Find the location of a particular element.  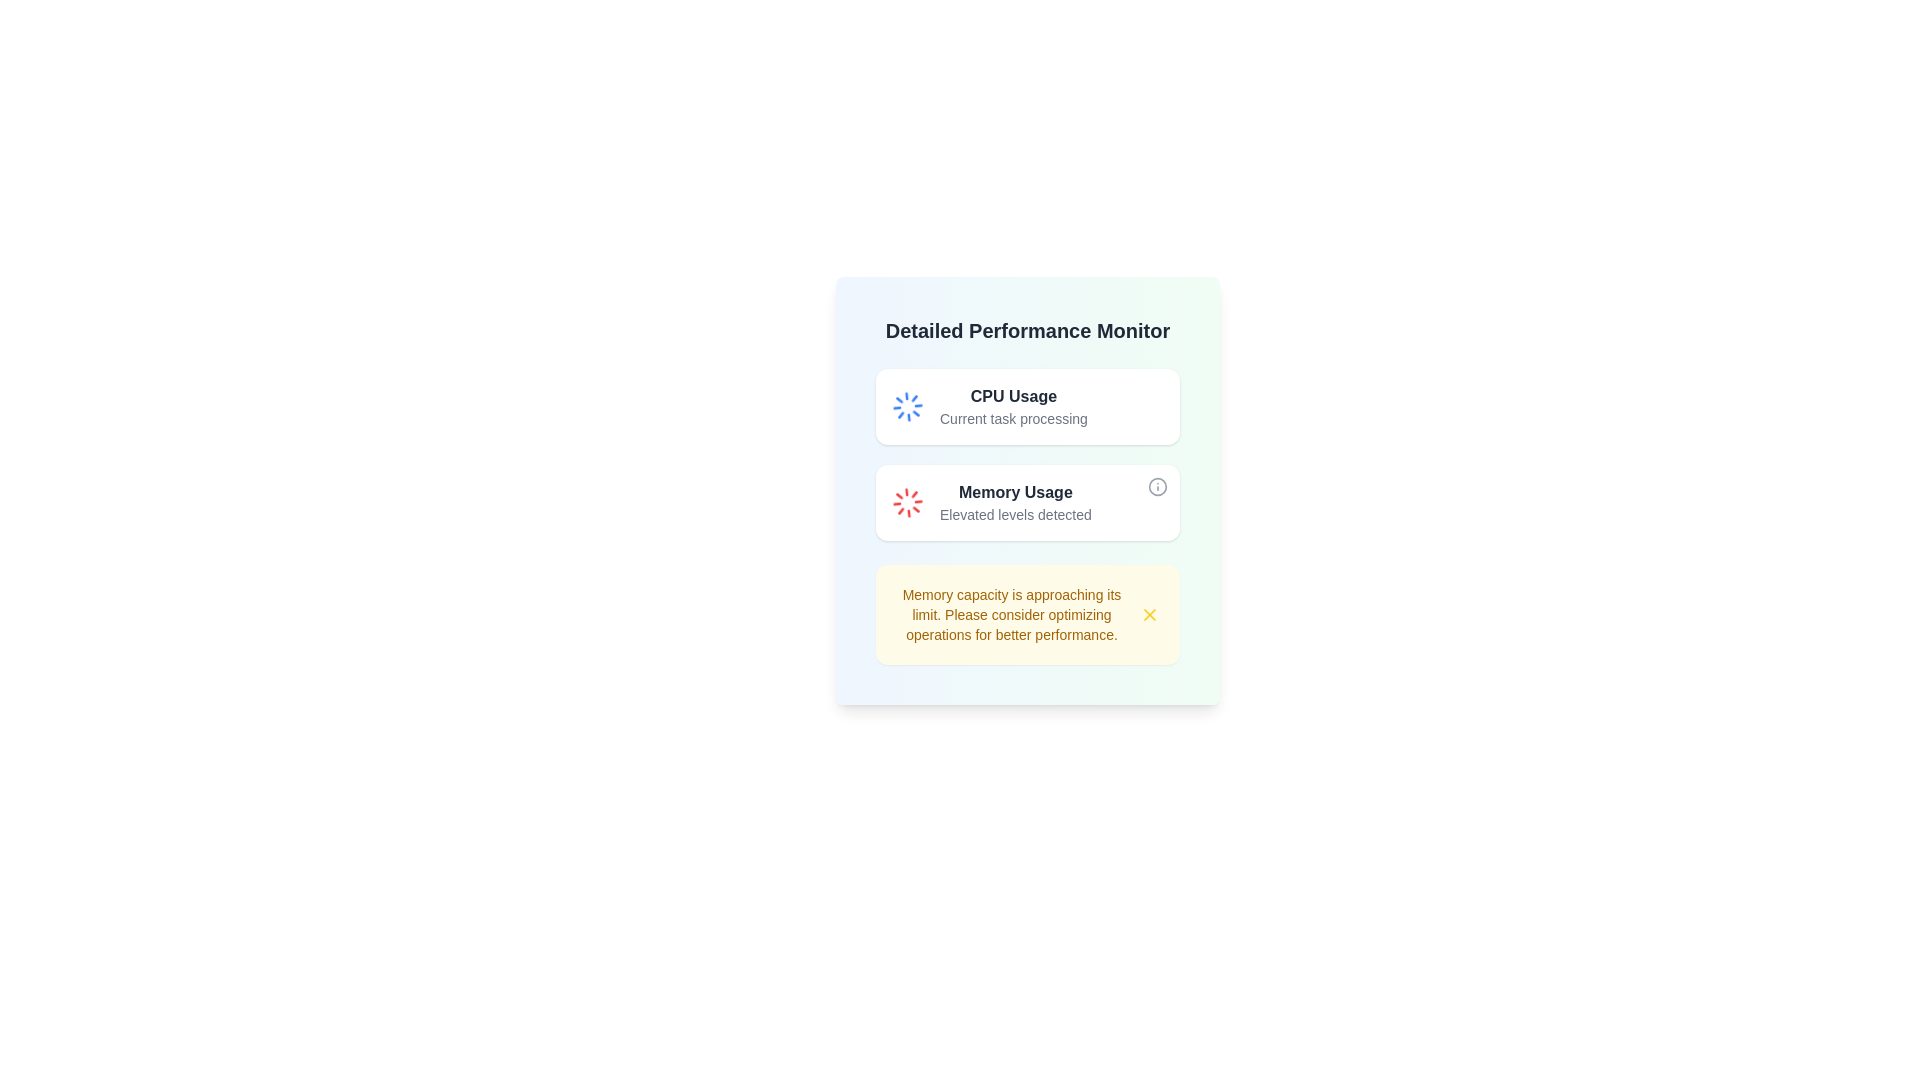

the text header labeled 'Detailed Performance Monitor', which is styled with a bold font and centered alignment, located at the top of the detailed performance monitor card is located at coordinates (1027, 330).